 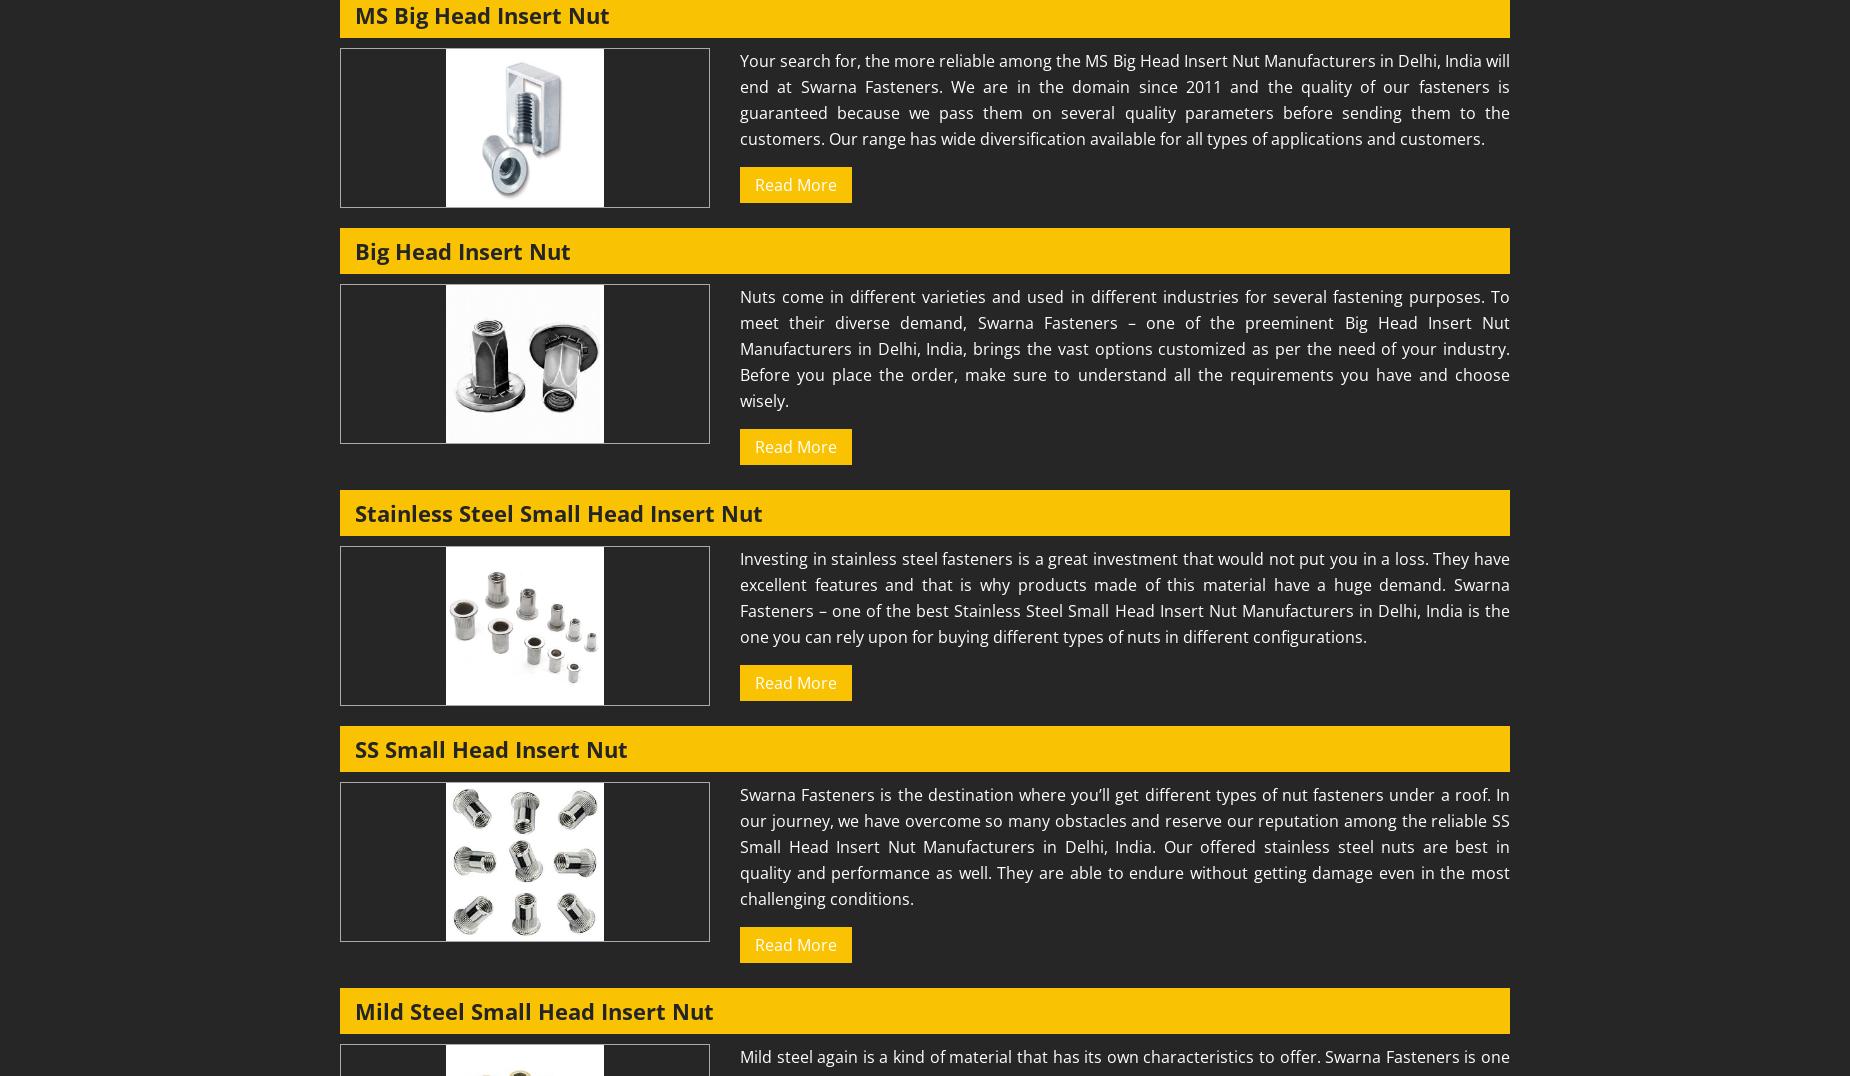 What do you see at coordinates (354, 251) in the screenshot?
I see `'Big Head Insert Nut'` at bounding box center [354, 251].